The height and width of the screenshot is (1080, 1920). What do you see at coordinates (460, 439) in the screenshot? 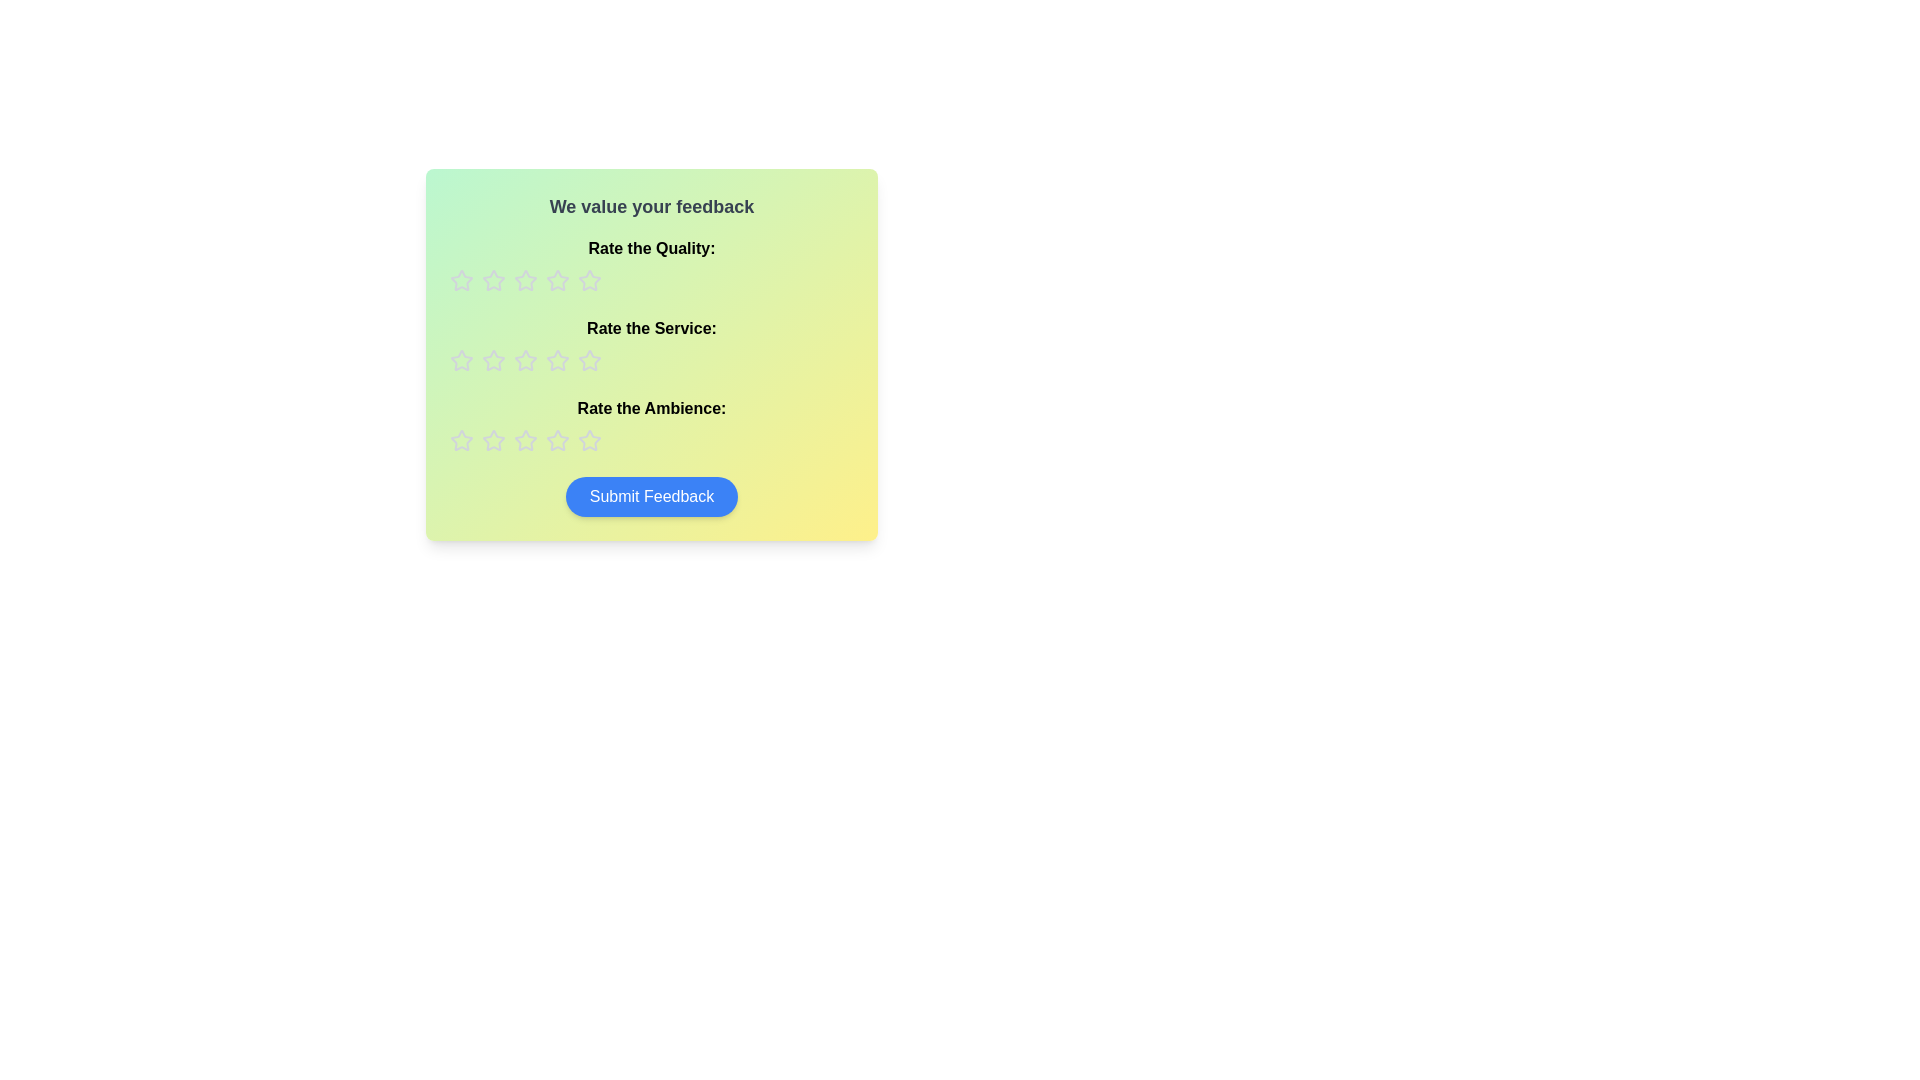
I see `the first star in the 'Rate the Ambience:' section to assign a rating` at bounding box center [460, 439].